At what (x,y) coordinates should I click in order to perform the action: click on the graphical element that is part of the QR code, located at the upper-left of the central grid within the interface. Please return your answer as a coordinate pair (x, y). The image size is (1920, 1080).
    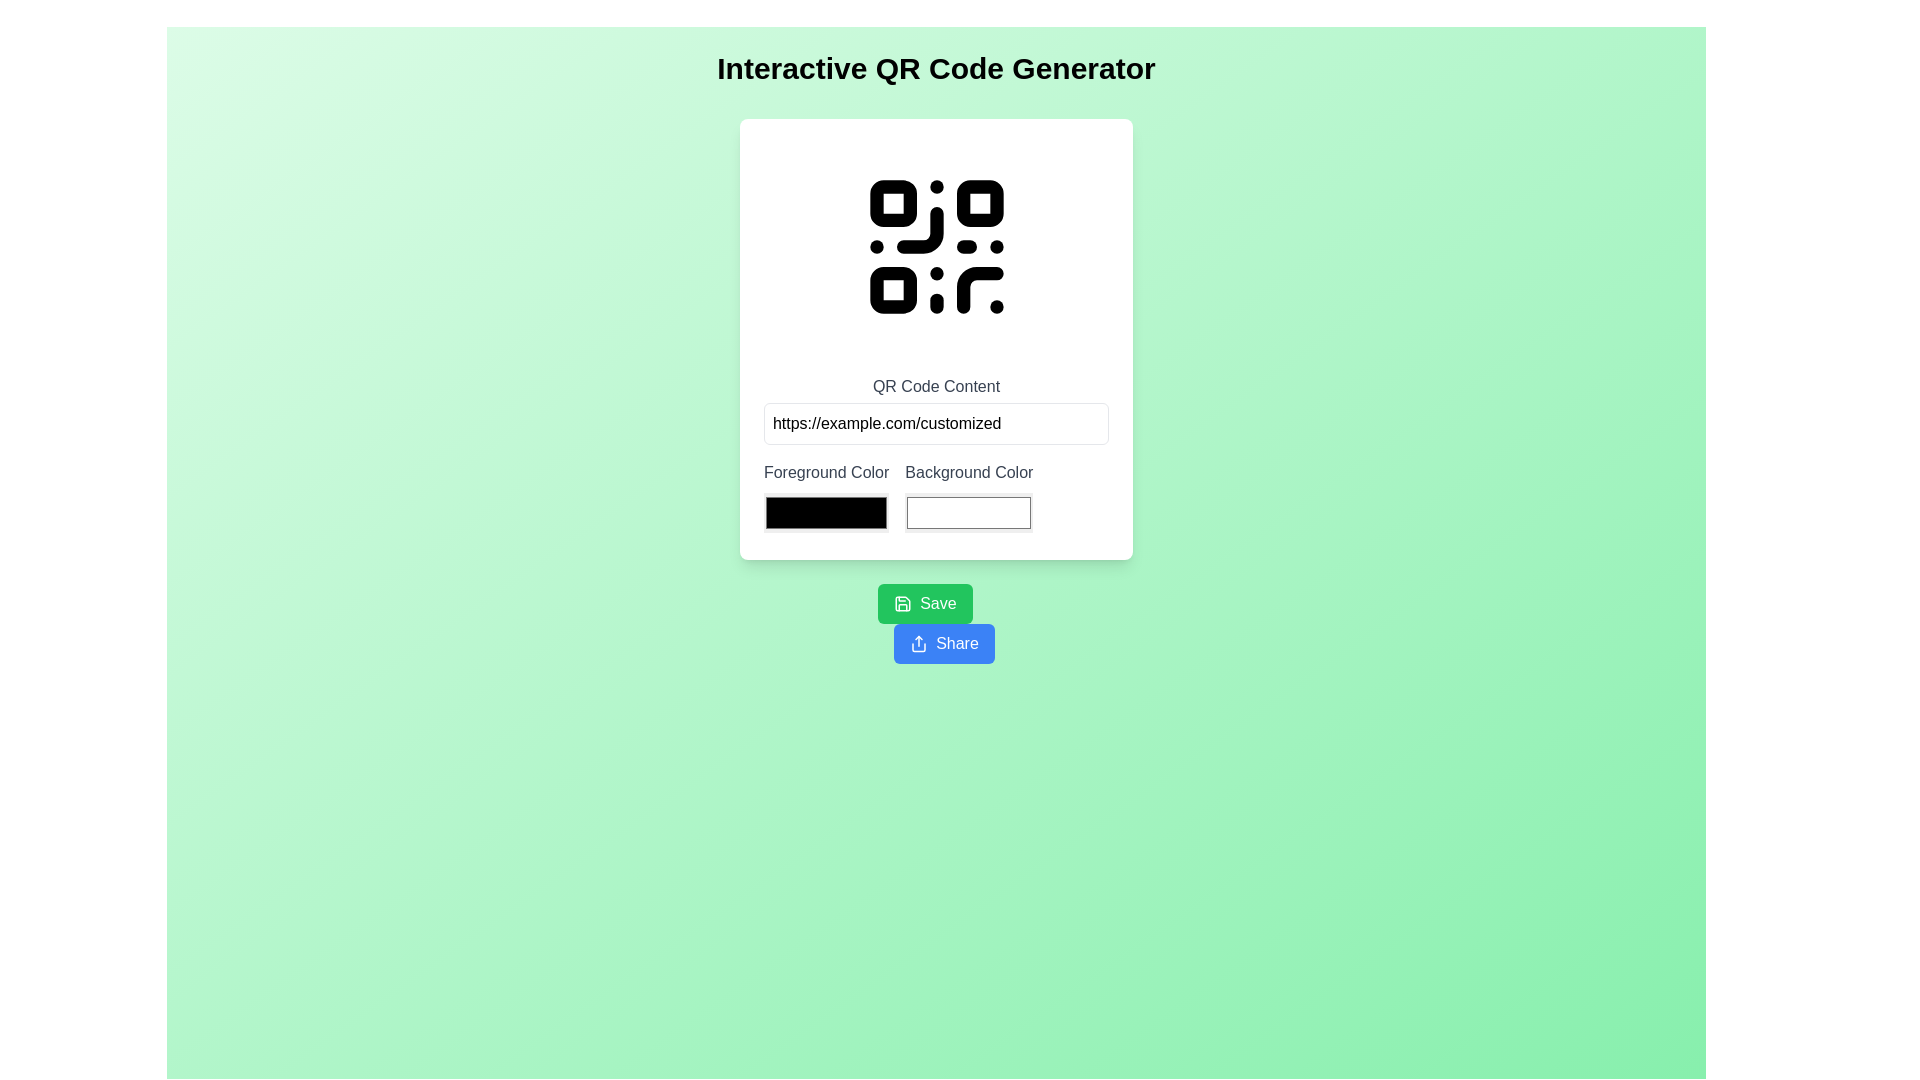
    Looking at the image, I should click on (918, 229).